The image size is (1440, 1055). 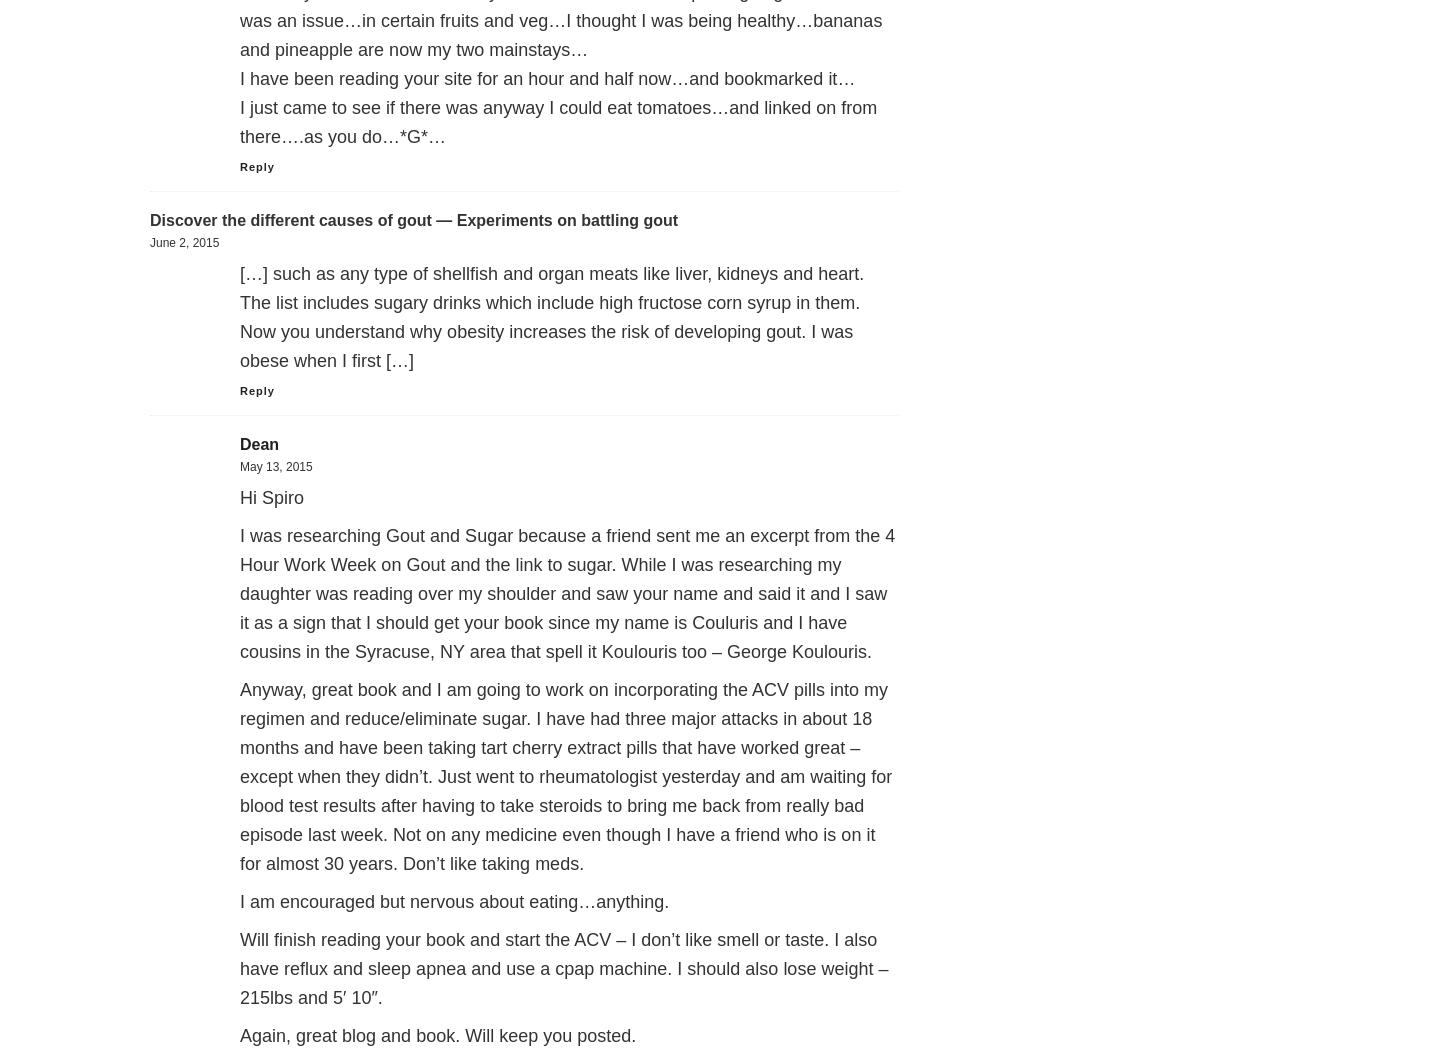 I want to click on 'I was researching Gout and Sugar because a friend sent me an excerpt from the 4 Hour Work Week on Gout and the link to sugar. While I was researching my daughter was reading over my shoulder and saw your name and said it and I saw it as a sign that I should get your book since my name is Couluris and I have cousins in the Syracuse, NY area that spell it Koulouris too – George Koulouris.', so click(x=567, y=593).